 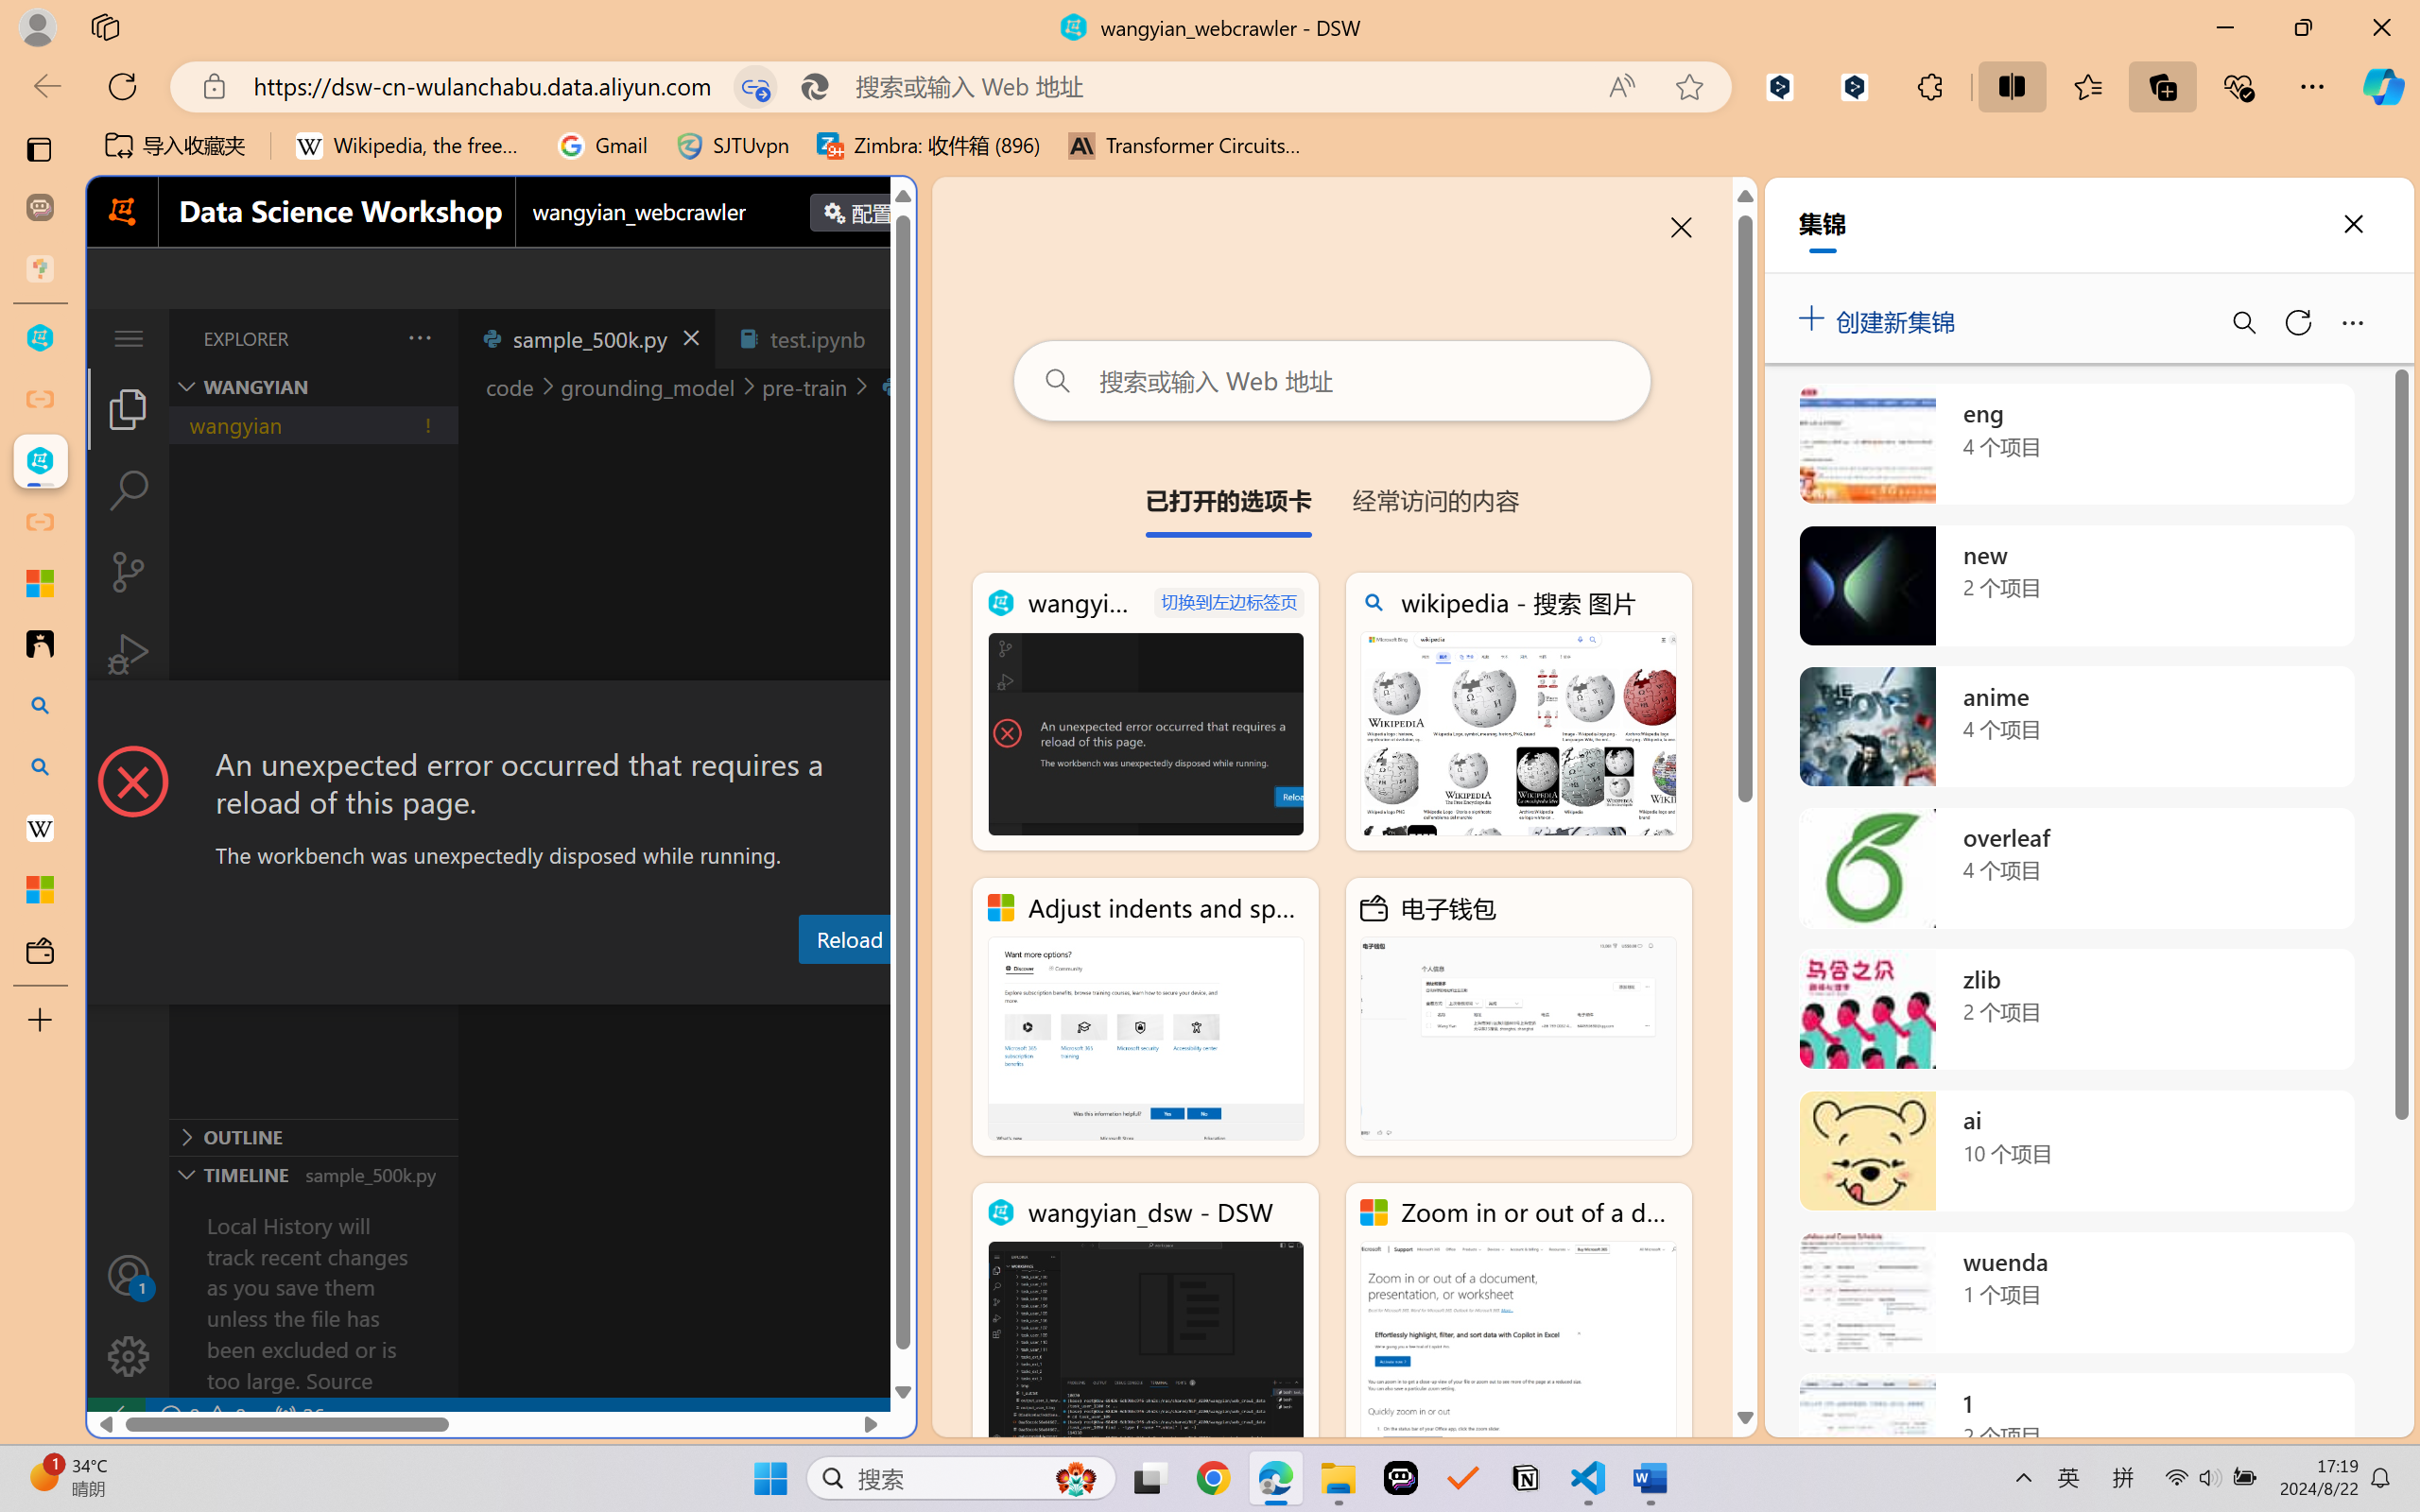 What do you see at coordinates (585, 337) in the screenshot?
I see `'sample_500k.py'` at bounding box center [585, 337].